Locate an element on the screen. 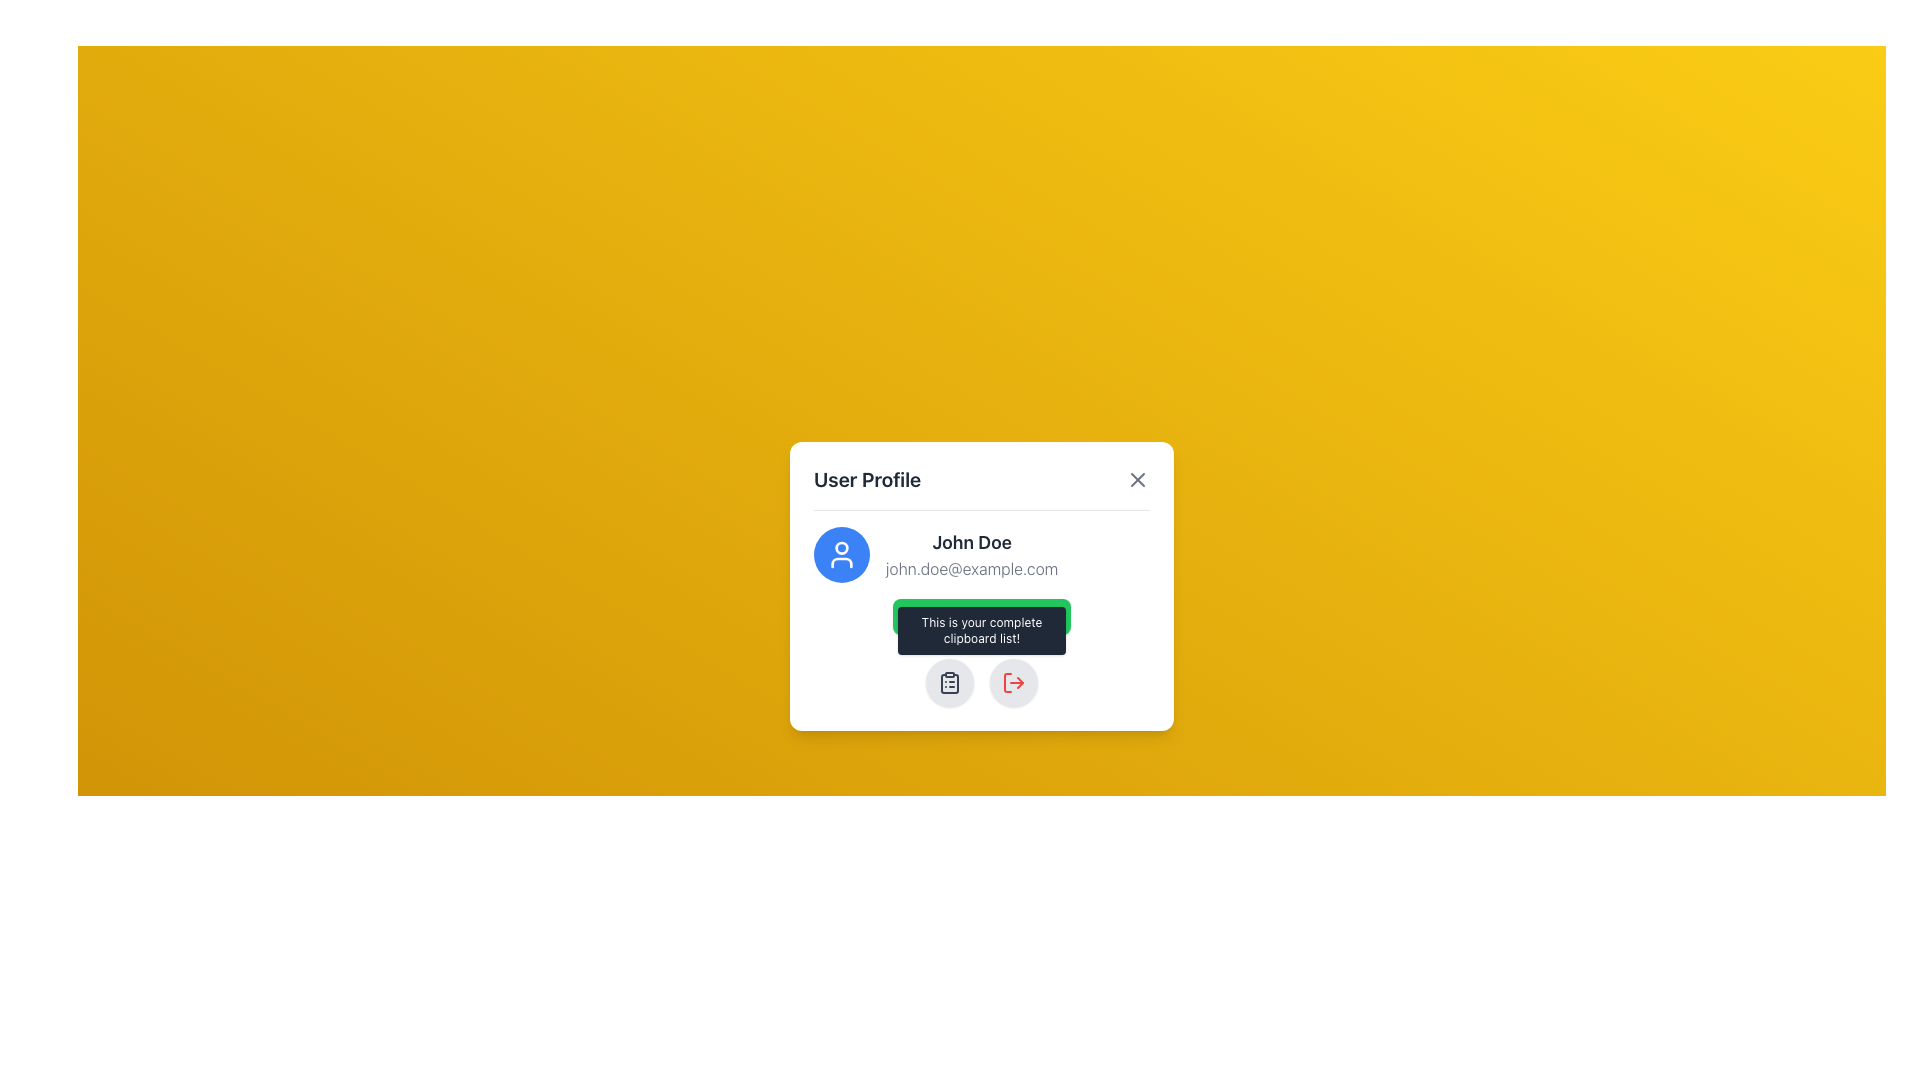 The image size is (1920, 1080). the logout icon button located at the bottom-right corner of the modal dialog is located at coordinates (1013, 681).